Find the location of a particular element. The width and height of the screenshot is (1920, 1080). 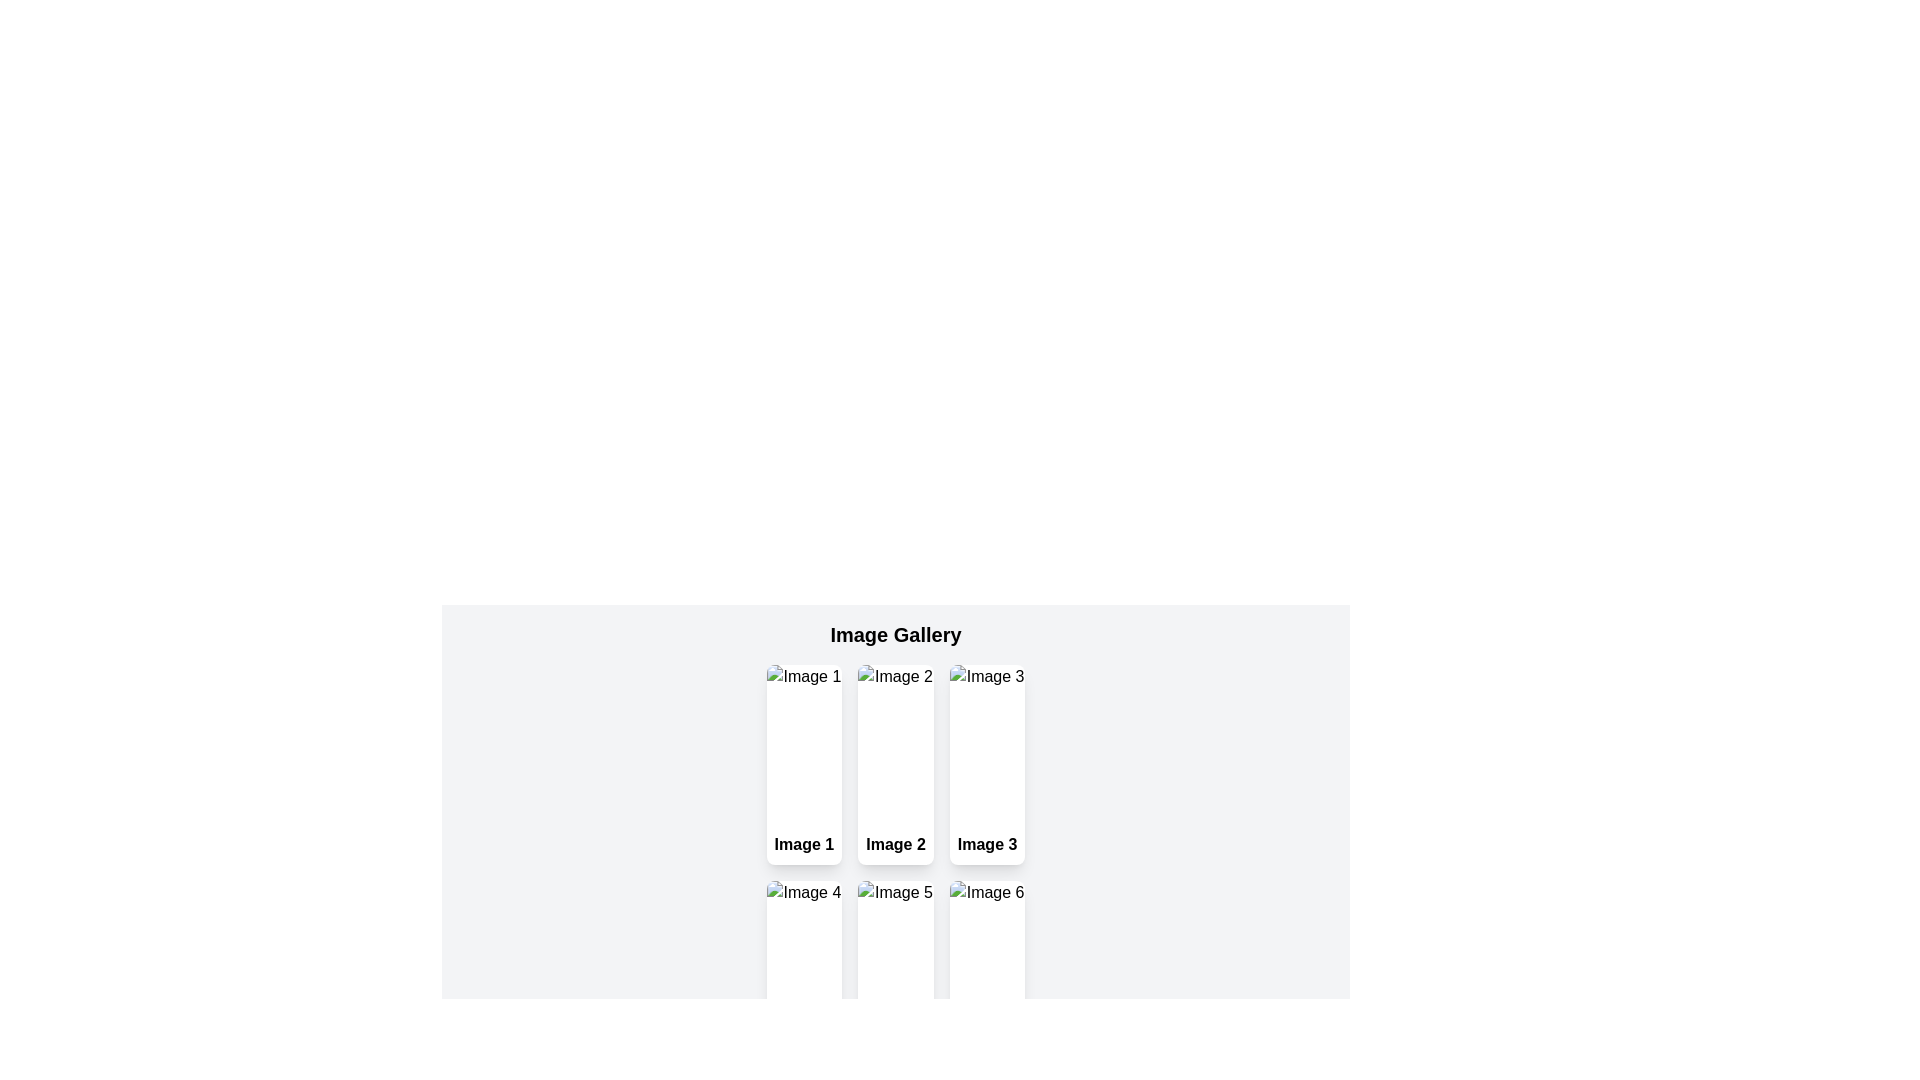

text label located directly below the 'Image 2' placeholder in the second column of the grid structure, which provides context for the visual content is located at coordinates (895, 844).